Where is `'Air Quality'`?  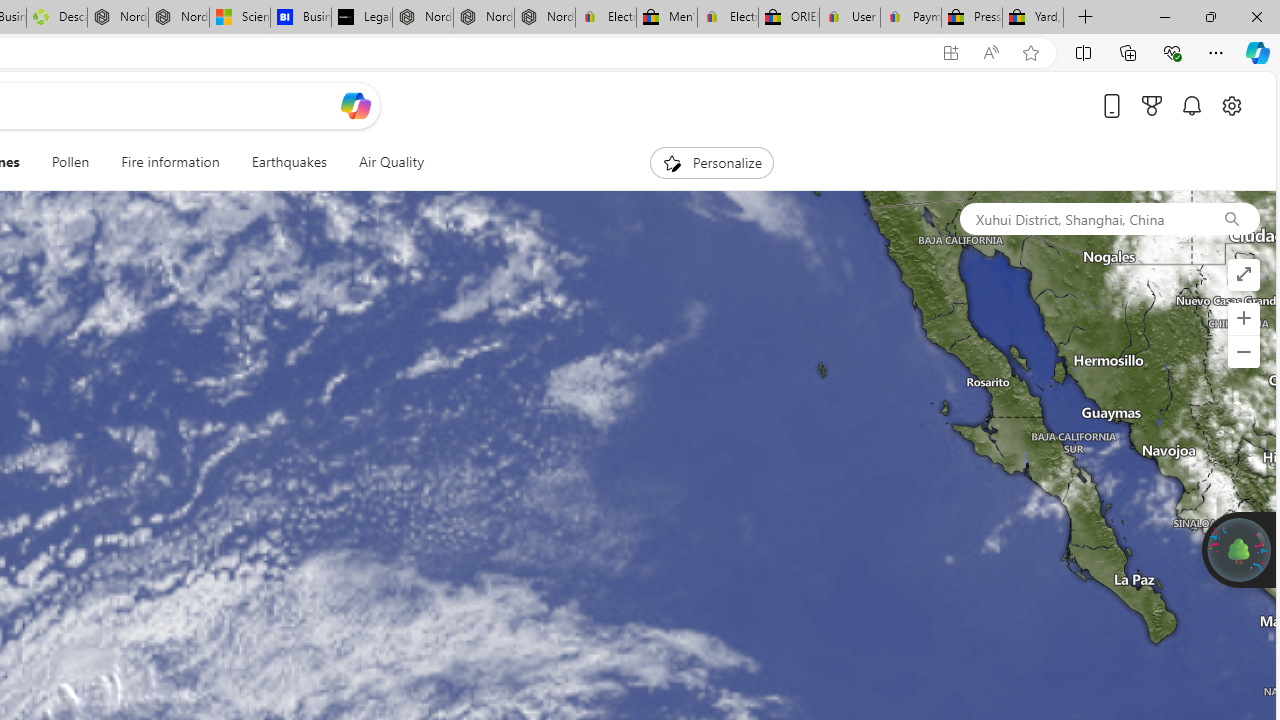
'Air Quality' is located at coordinates (382, 162).